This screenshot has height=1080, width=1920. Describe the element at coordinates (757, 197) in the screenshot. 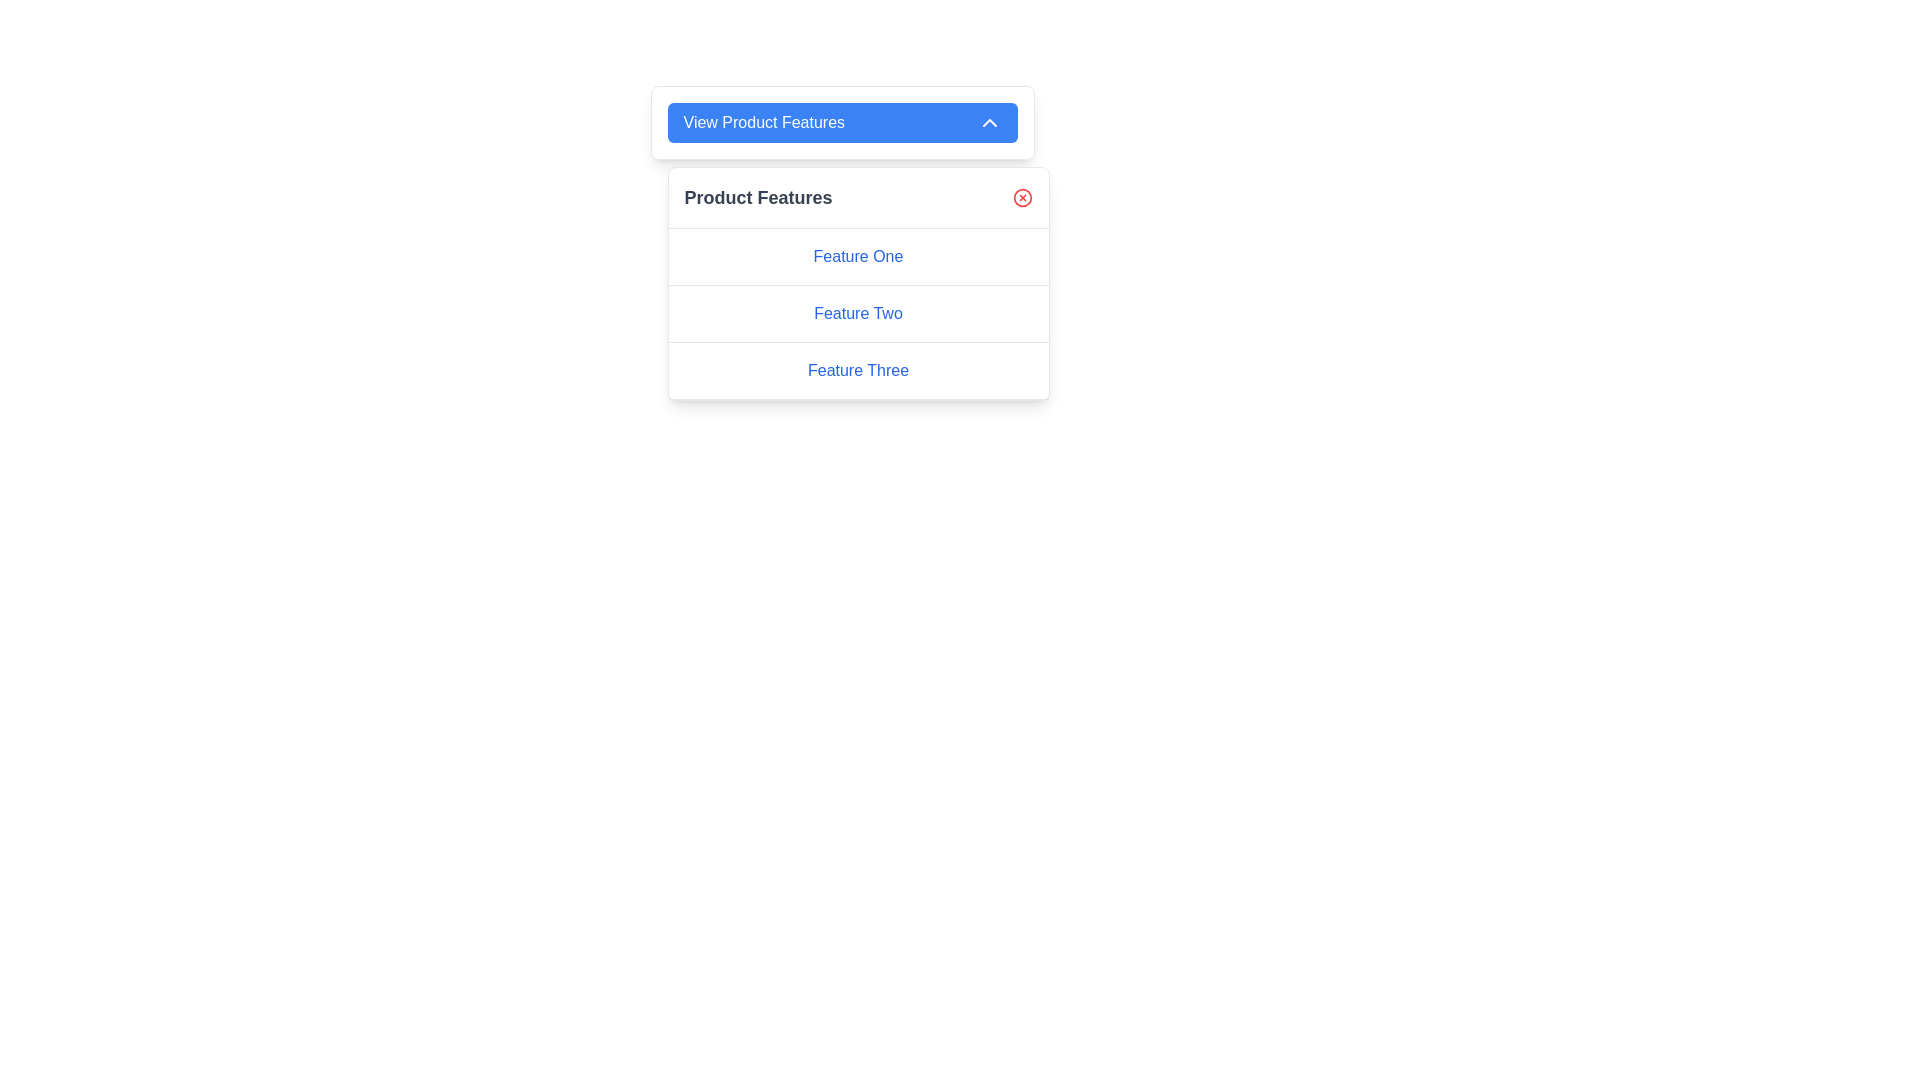

I see `the 'Product Features' text label, which is bold and gray, located near the top of its section and aligned to the left` at that location.